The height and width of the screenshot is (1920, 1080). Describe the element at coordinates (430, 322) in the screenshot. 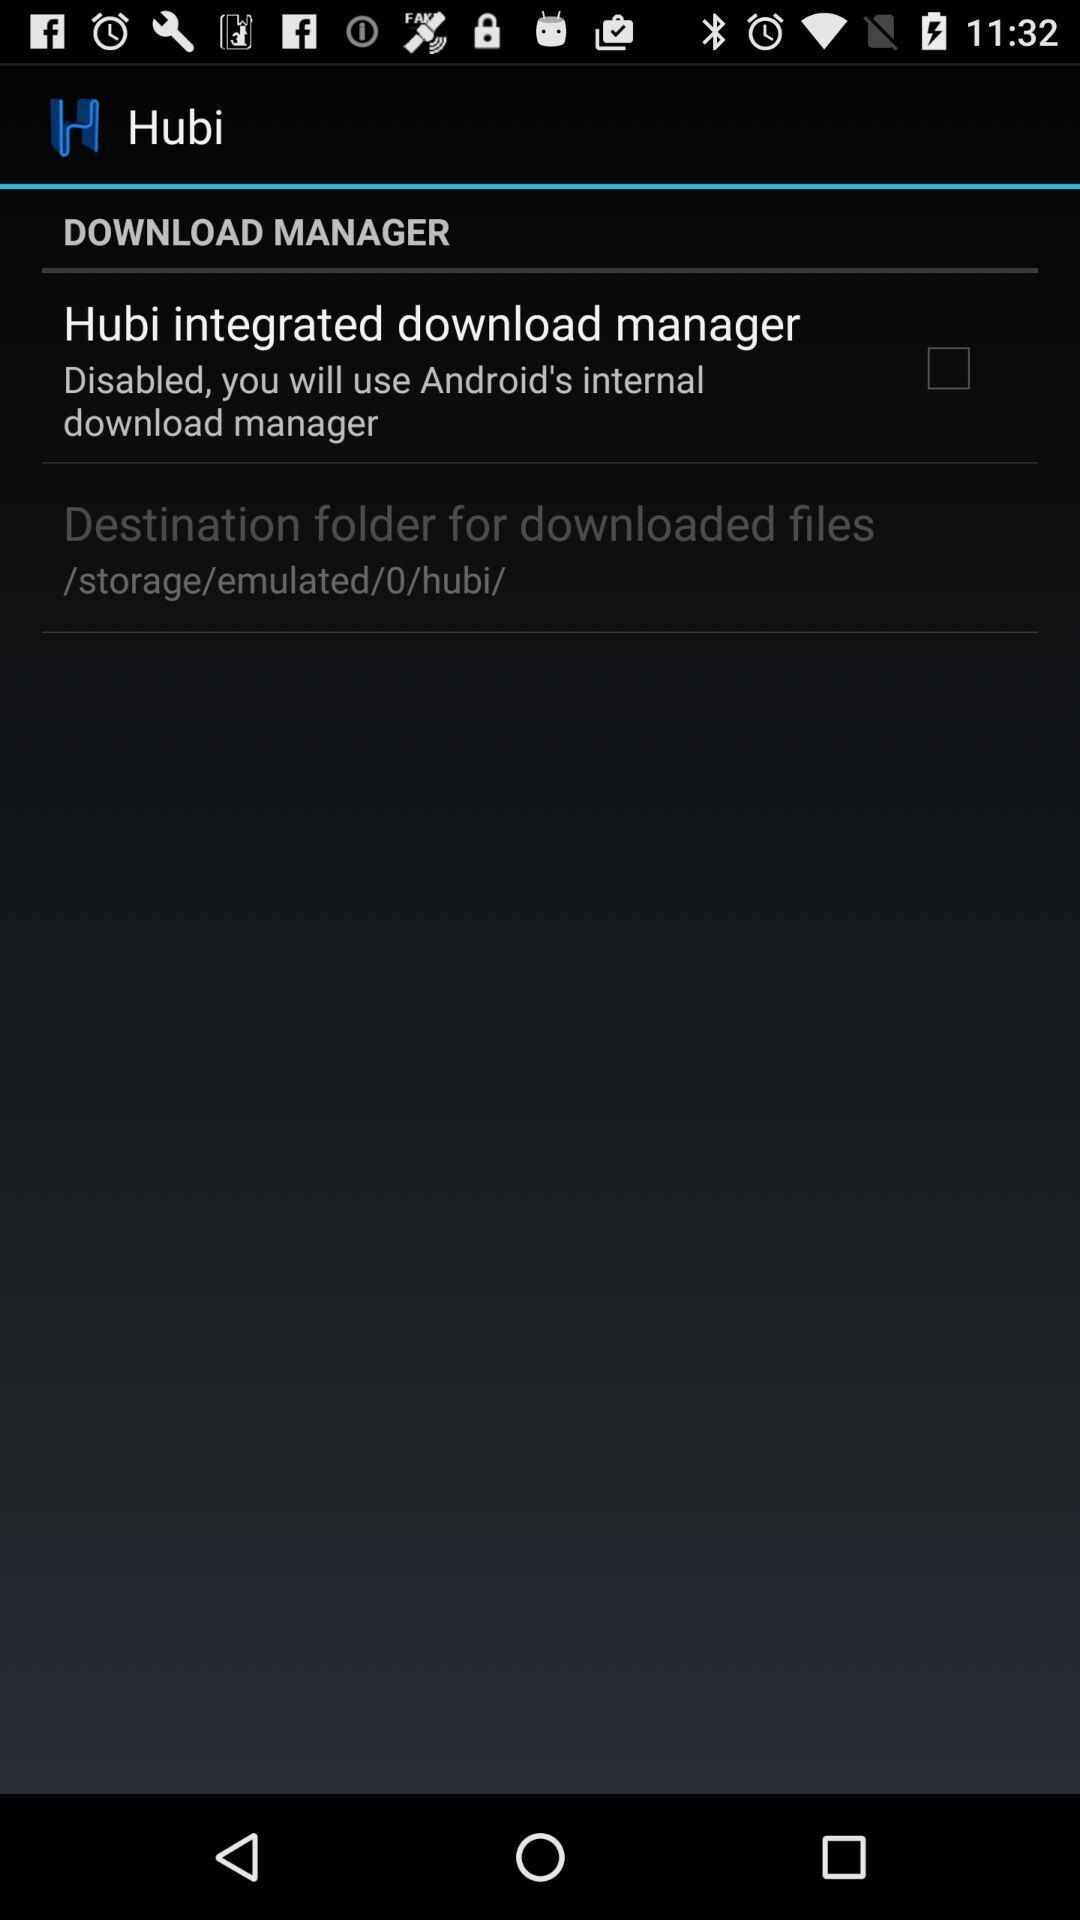

I see `the item below the download manager icon` at that location.